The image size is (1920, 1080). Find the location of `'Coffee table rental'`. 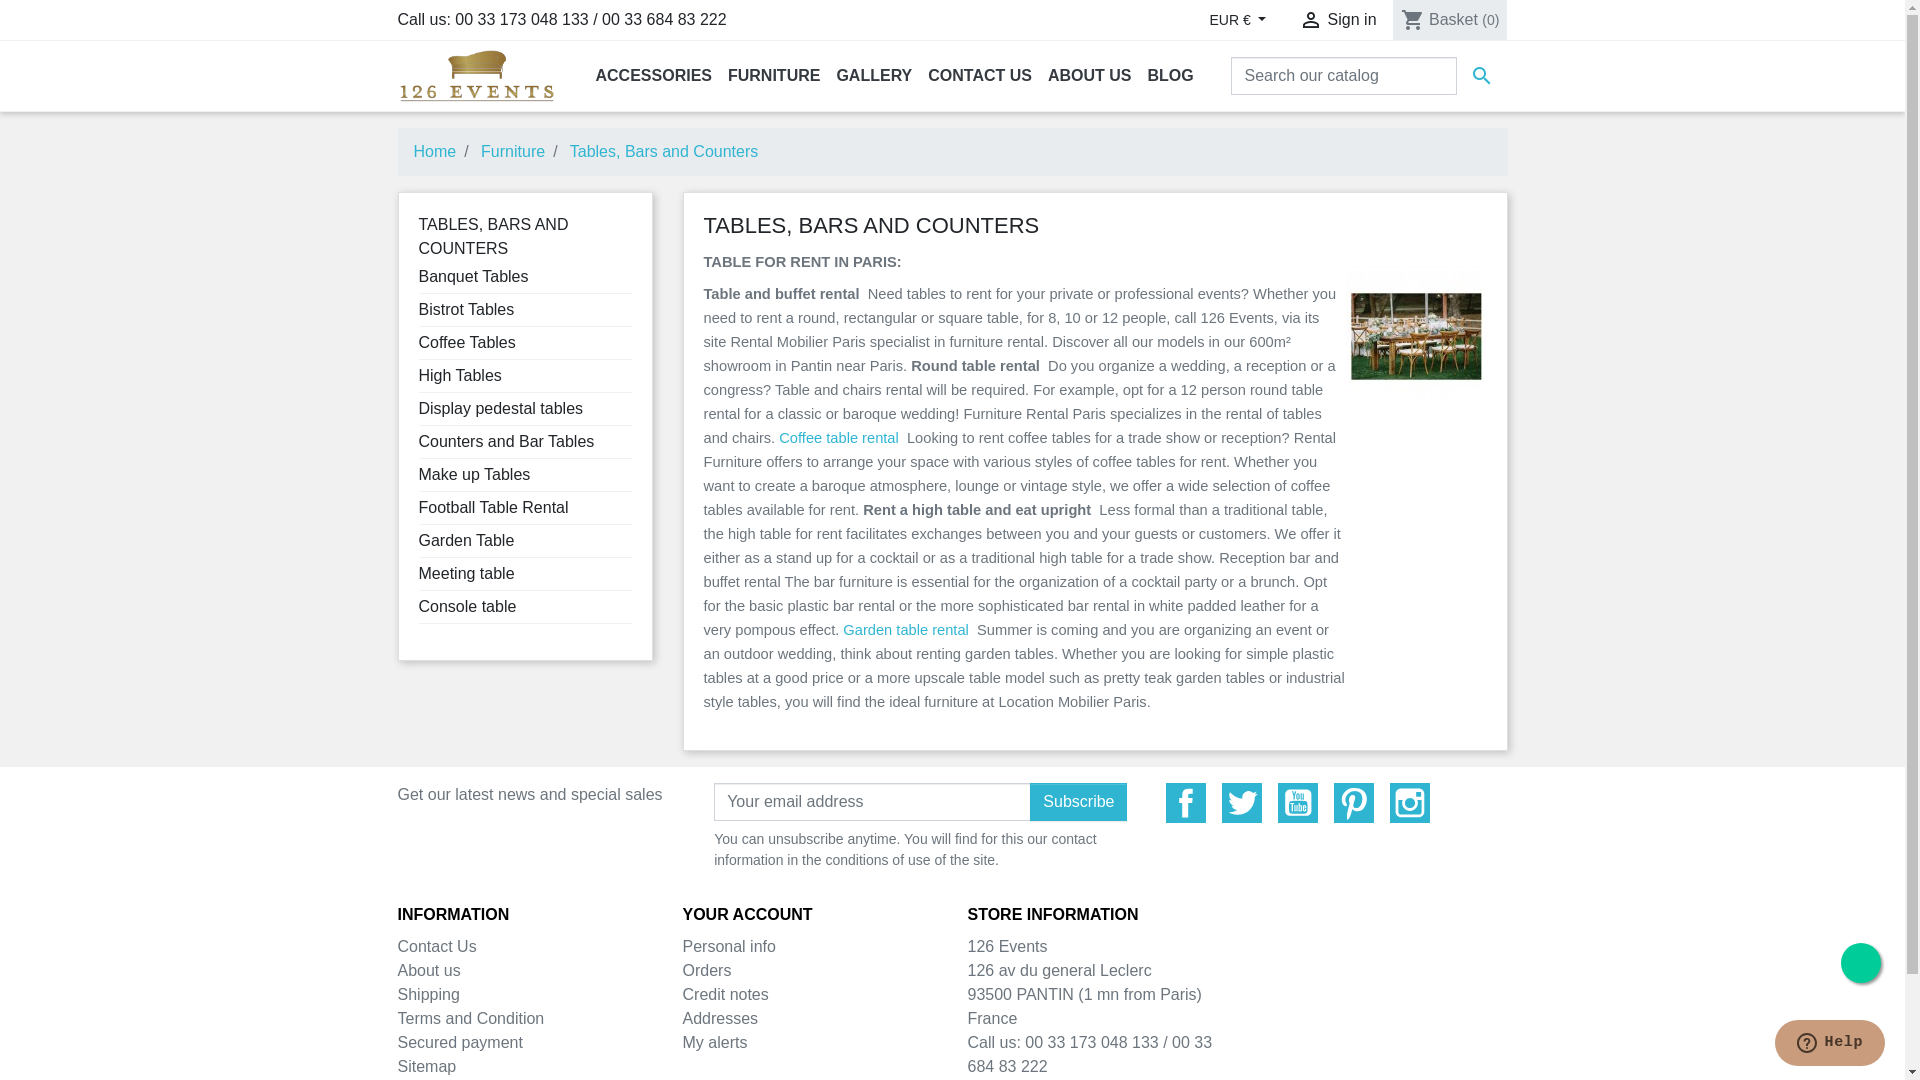

'Coffee table rental' is located at coordinates (777, 437).